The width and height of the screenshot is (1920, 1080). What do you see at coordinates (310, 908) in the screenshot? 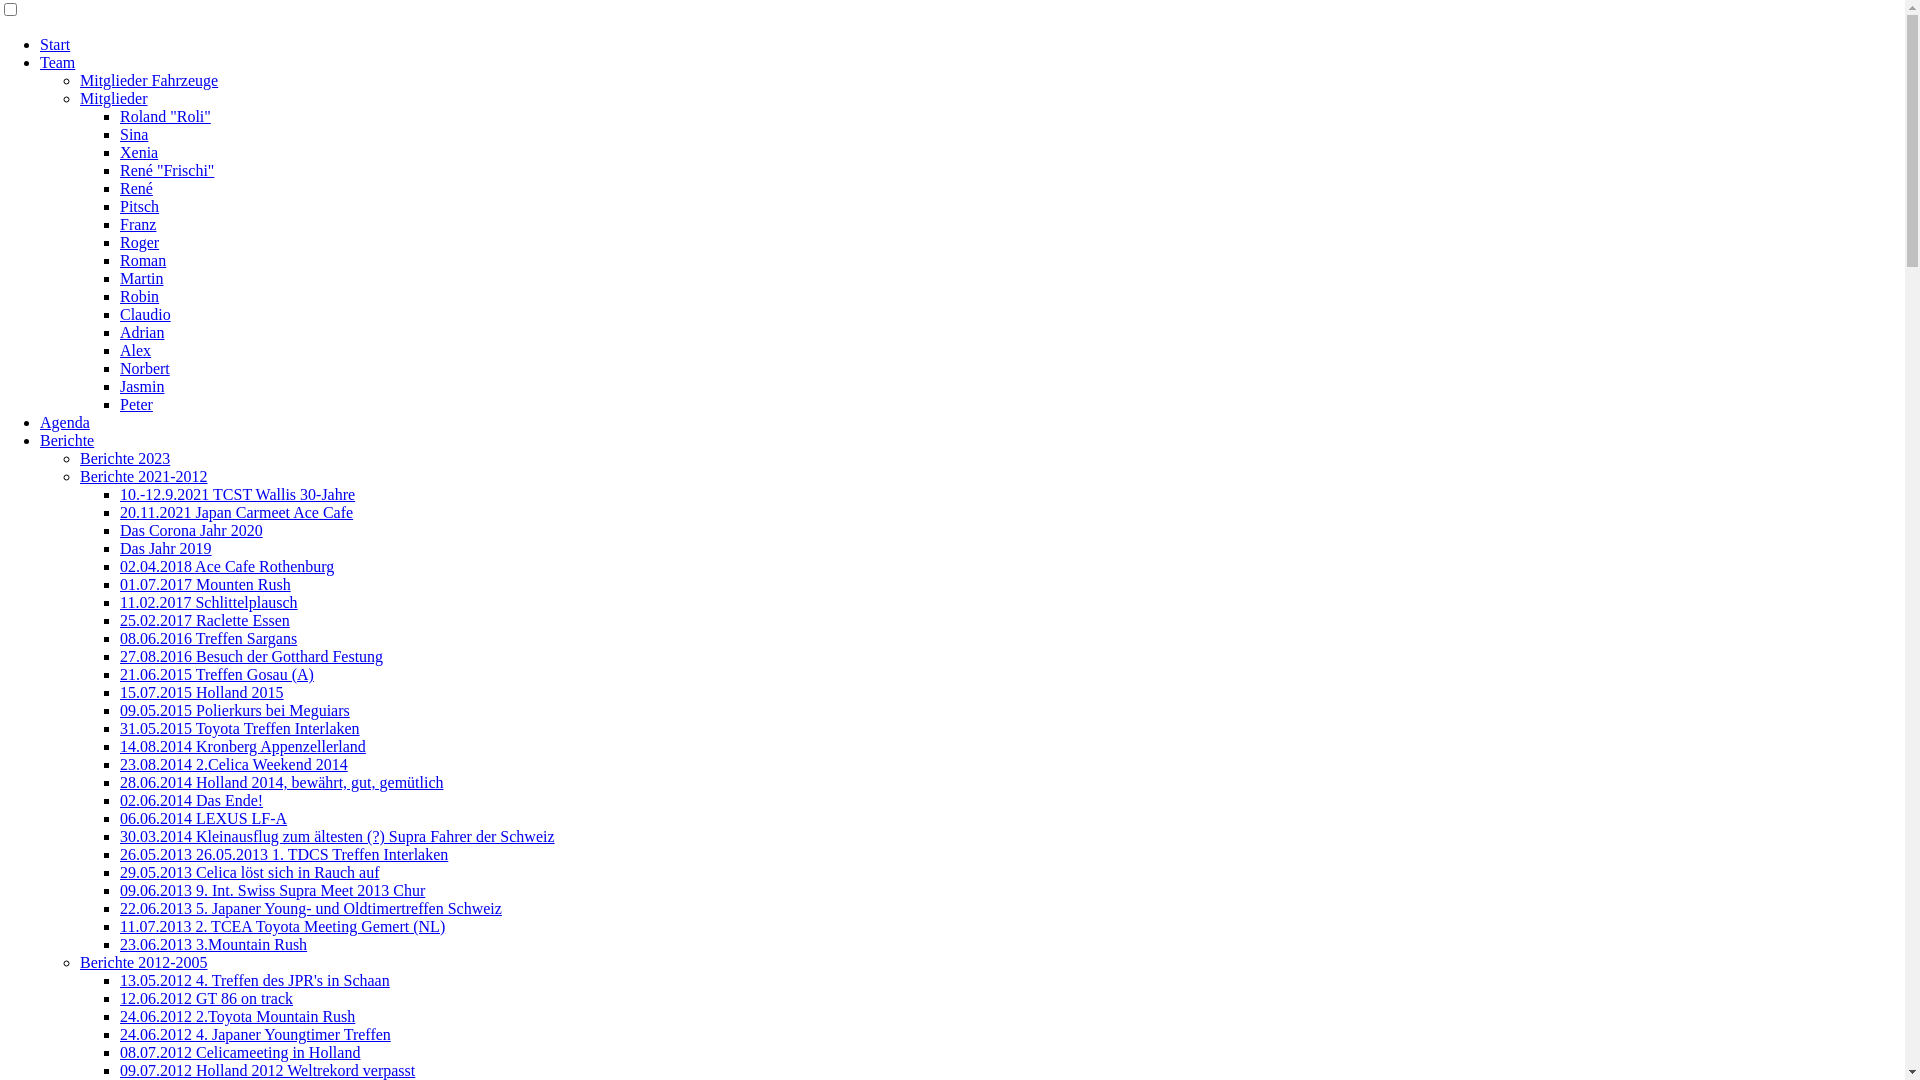
I see `'22.06.2013 5. Japaner Young- und Oldtimertreffen Schweiz'` at bounding box center [310, 908].